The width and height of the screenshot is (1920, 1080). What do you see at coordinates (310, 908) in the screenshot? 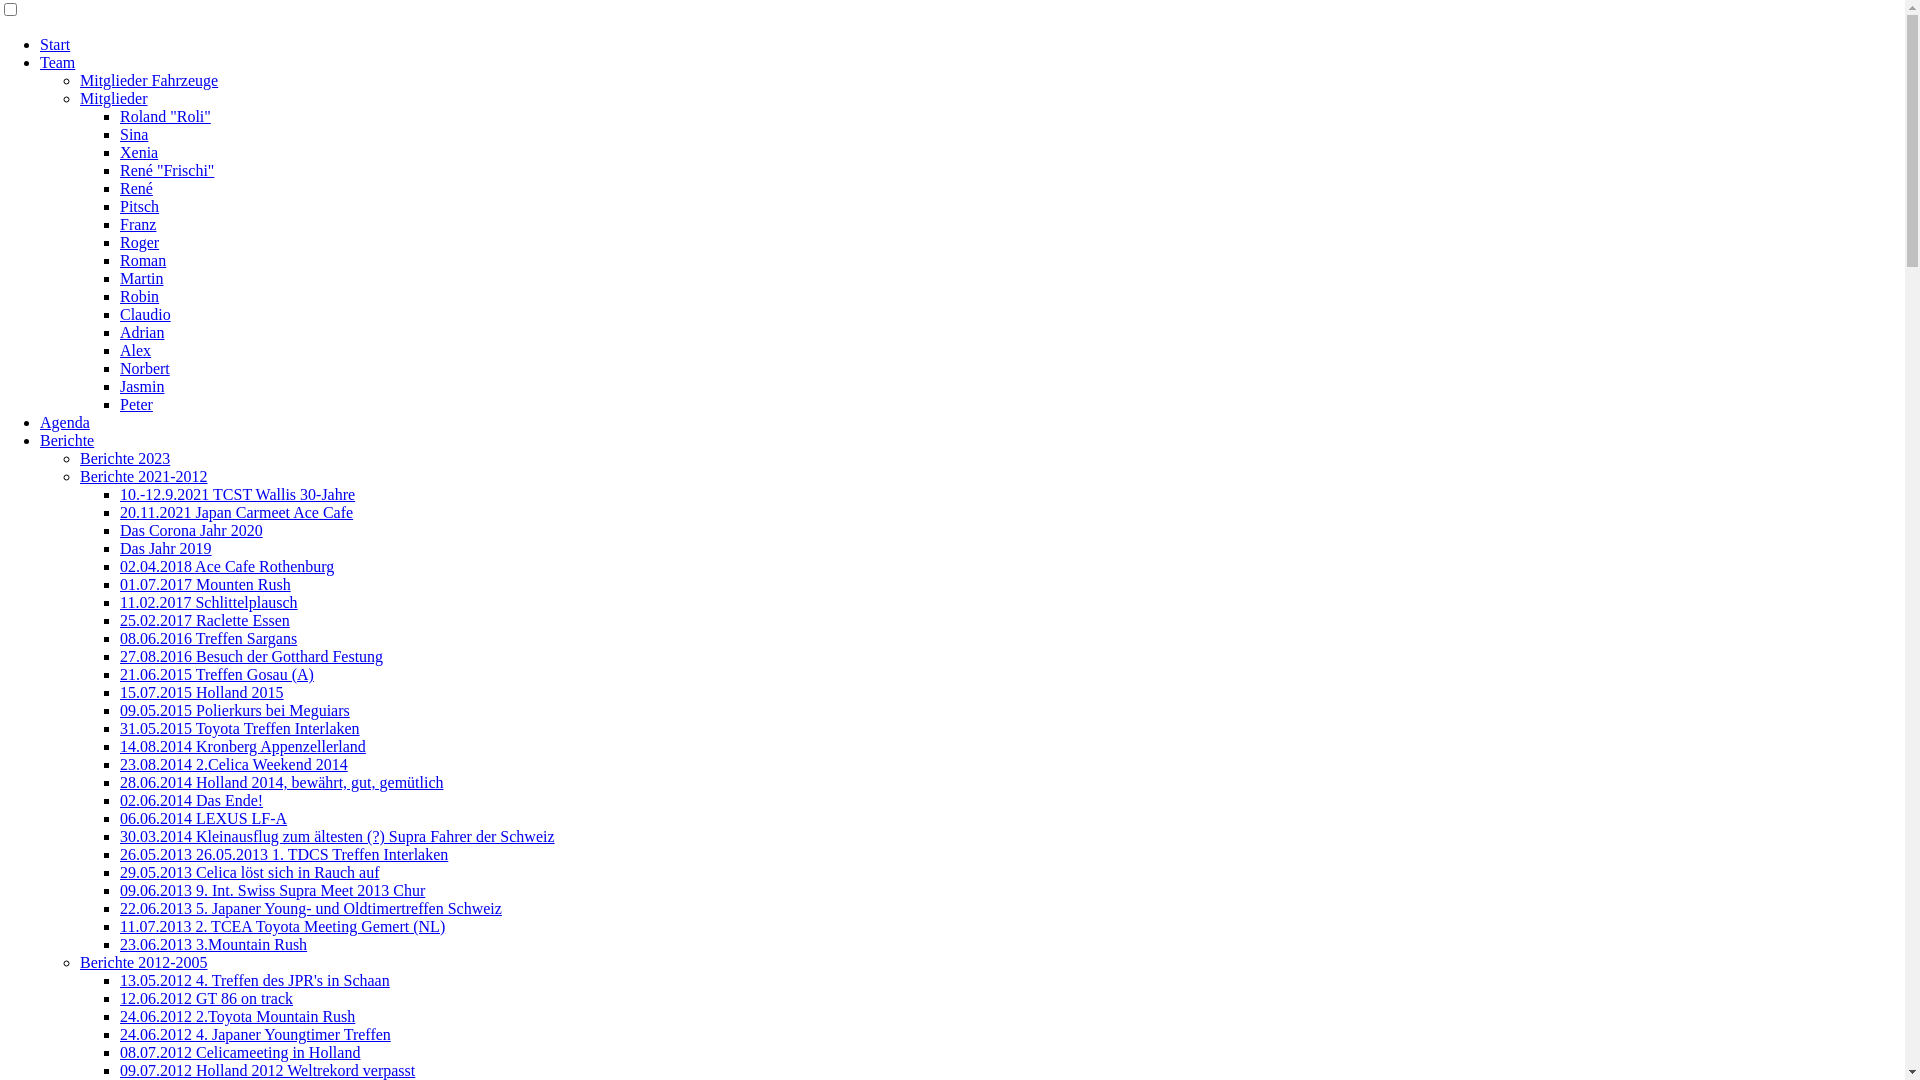
I see `'22.06.2013 5. Japaner Young- und Oldtimertreffen Schweiz'` at bounding box center [310, 908].